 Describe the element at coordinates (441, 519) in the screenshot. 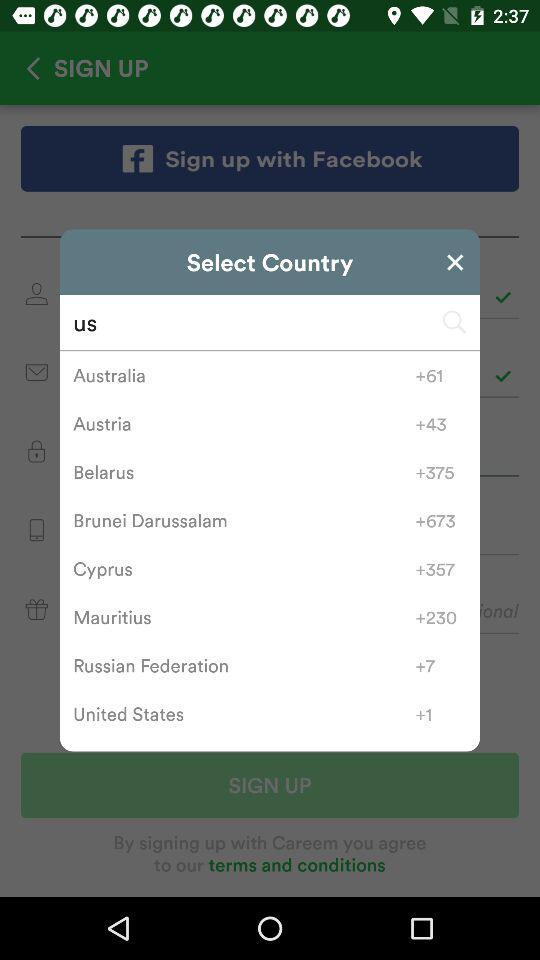

I see `the icon next to the brunei darussalam` at that location.